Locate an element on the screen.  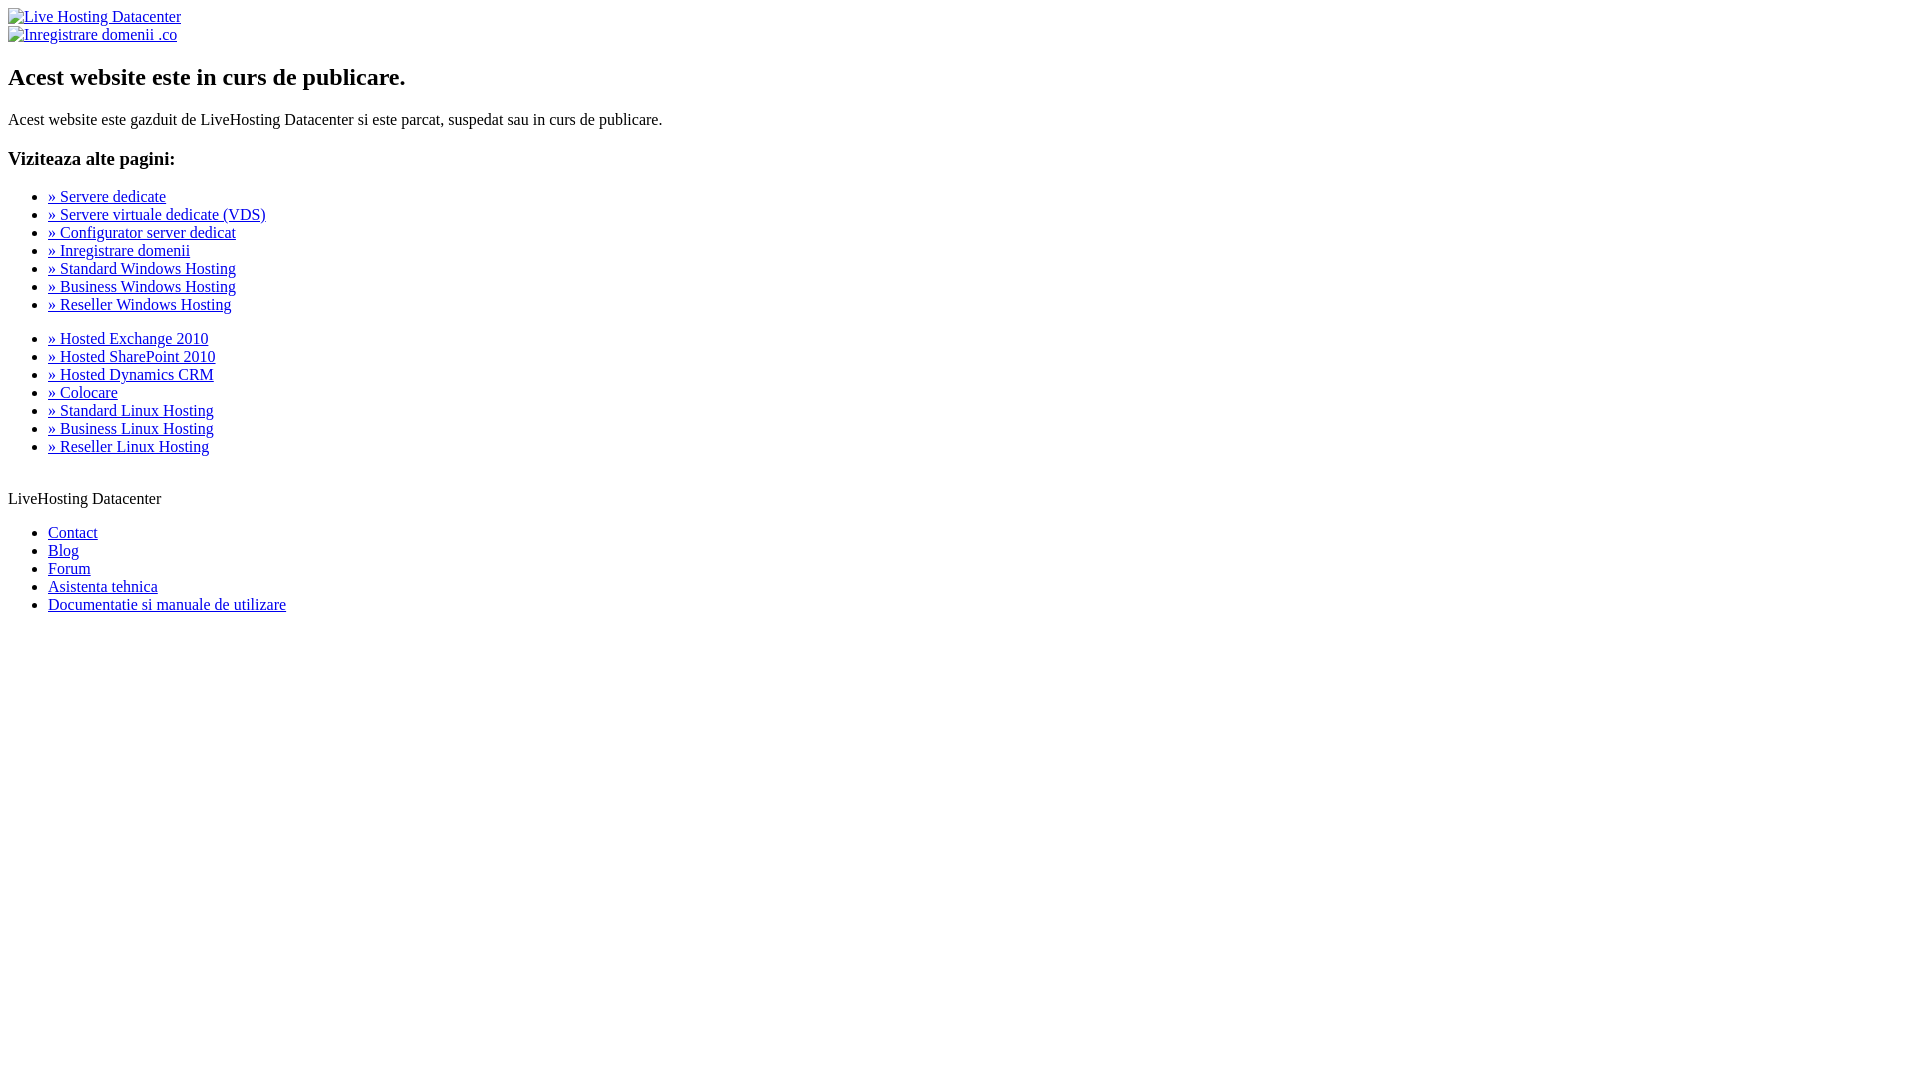
'Forum' is located at coordinates (69, 568).